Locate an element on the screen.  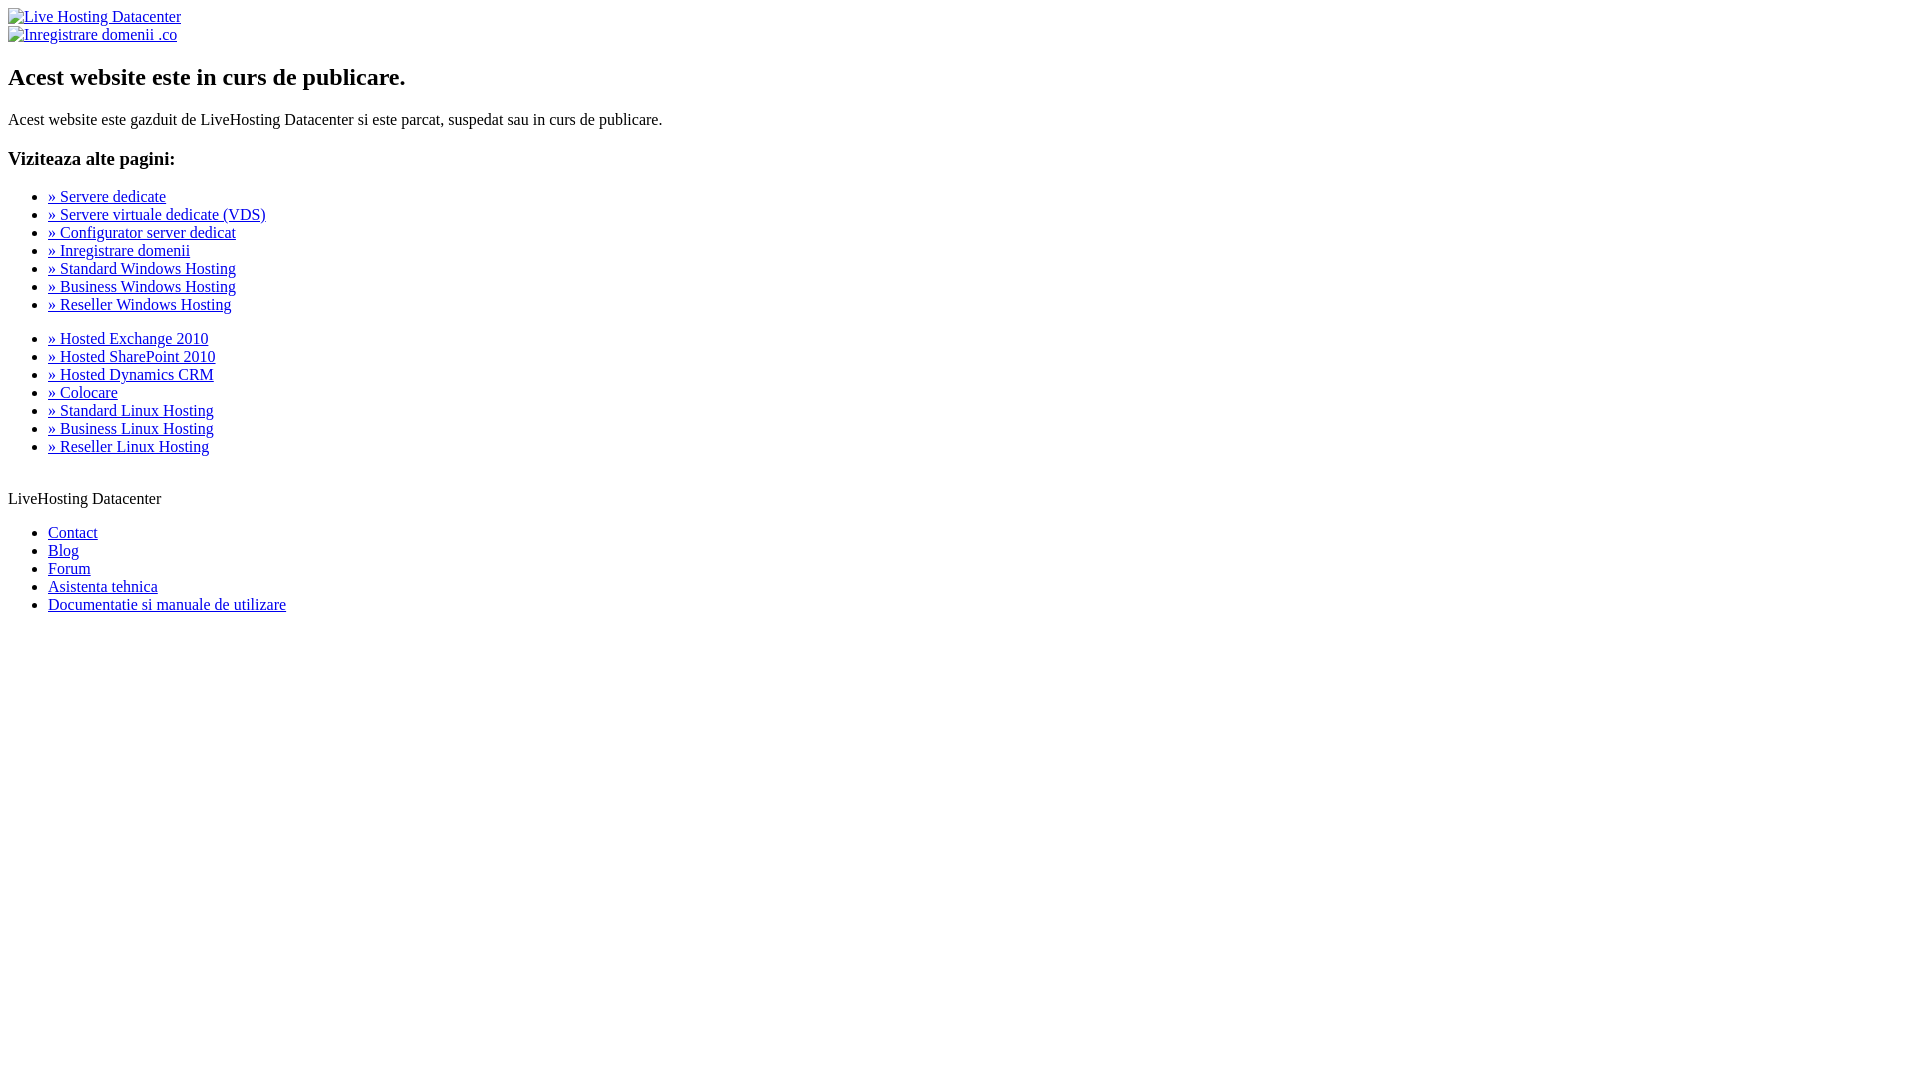
'Forum' is located at coordinates (69, 568).